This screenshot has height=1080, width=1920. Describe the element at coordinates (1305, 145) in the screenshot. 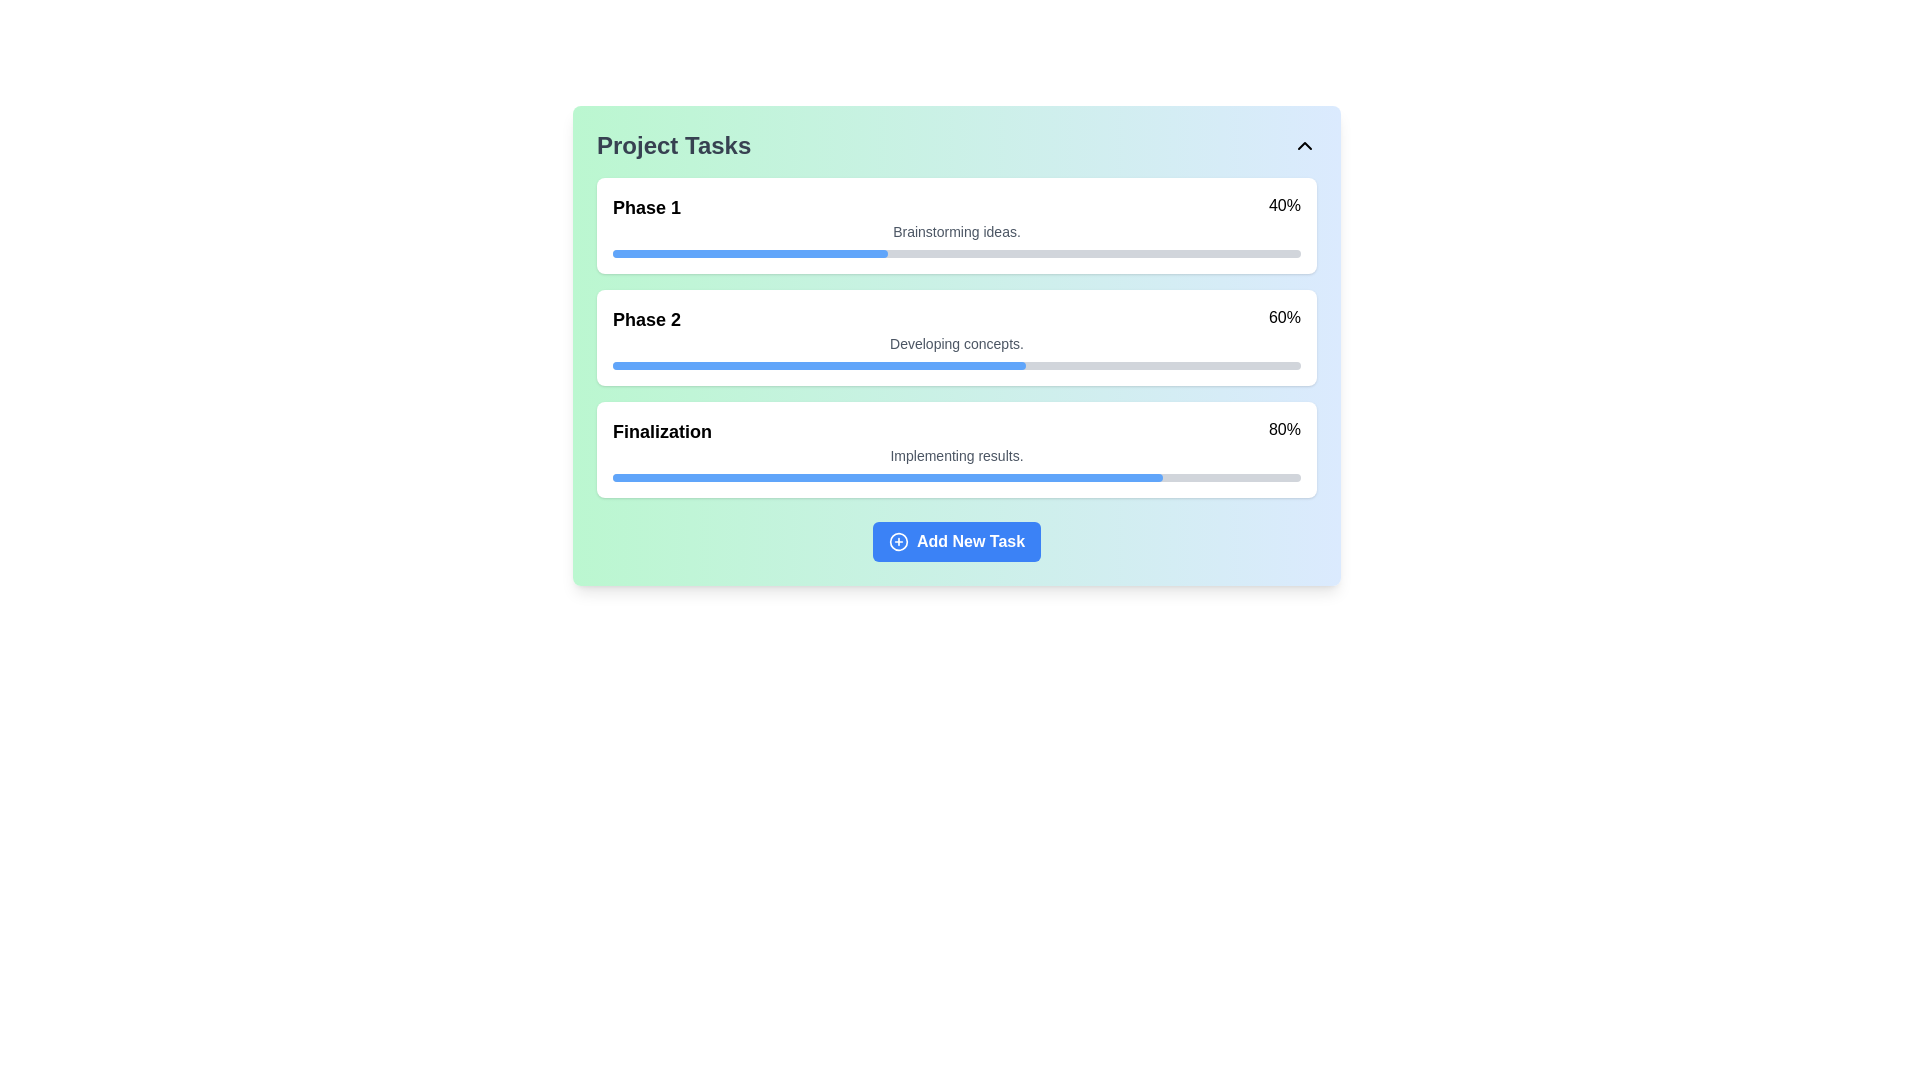

I see `the upward-pointing chevron arrow icon button located at the upper-right corner of the 'Project Tasks' section` at that location.